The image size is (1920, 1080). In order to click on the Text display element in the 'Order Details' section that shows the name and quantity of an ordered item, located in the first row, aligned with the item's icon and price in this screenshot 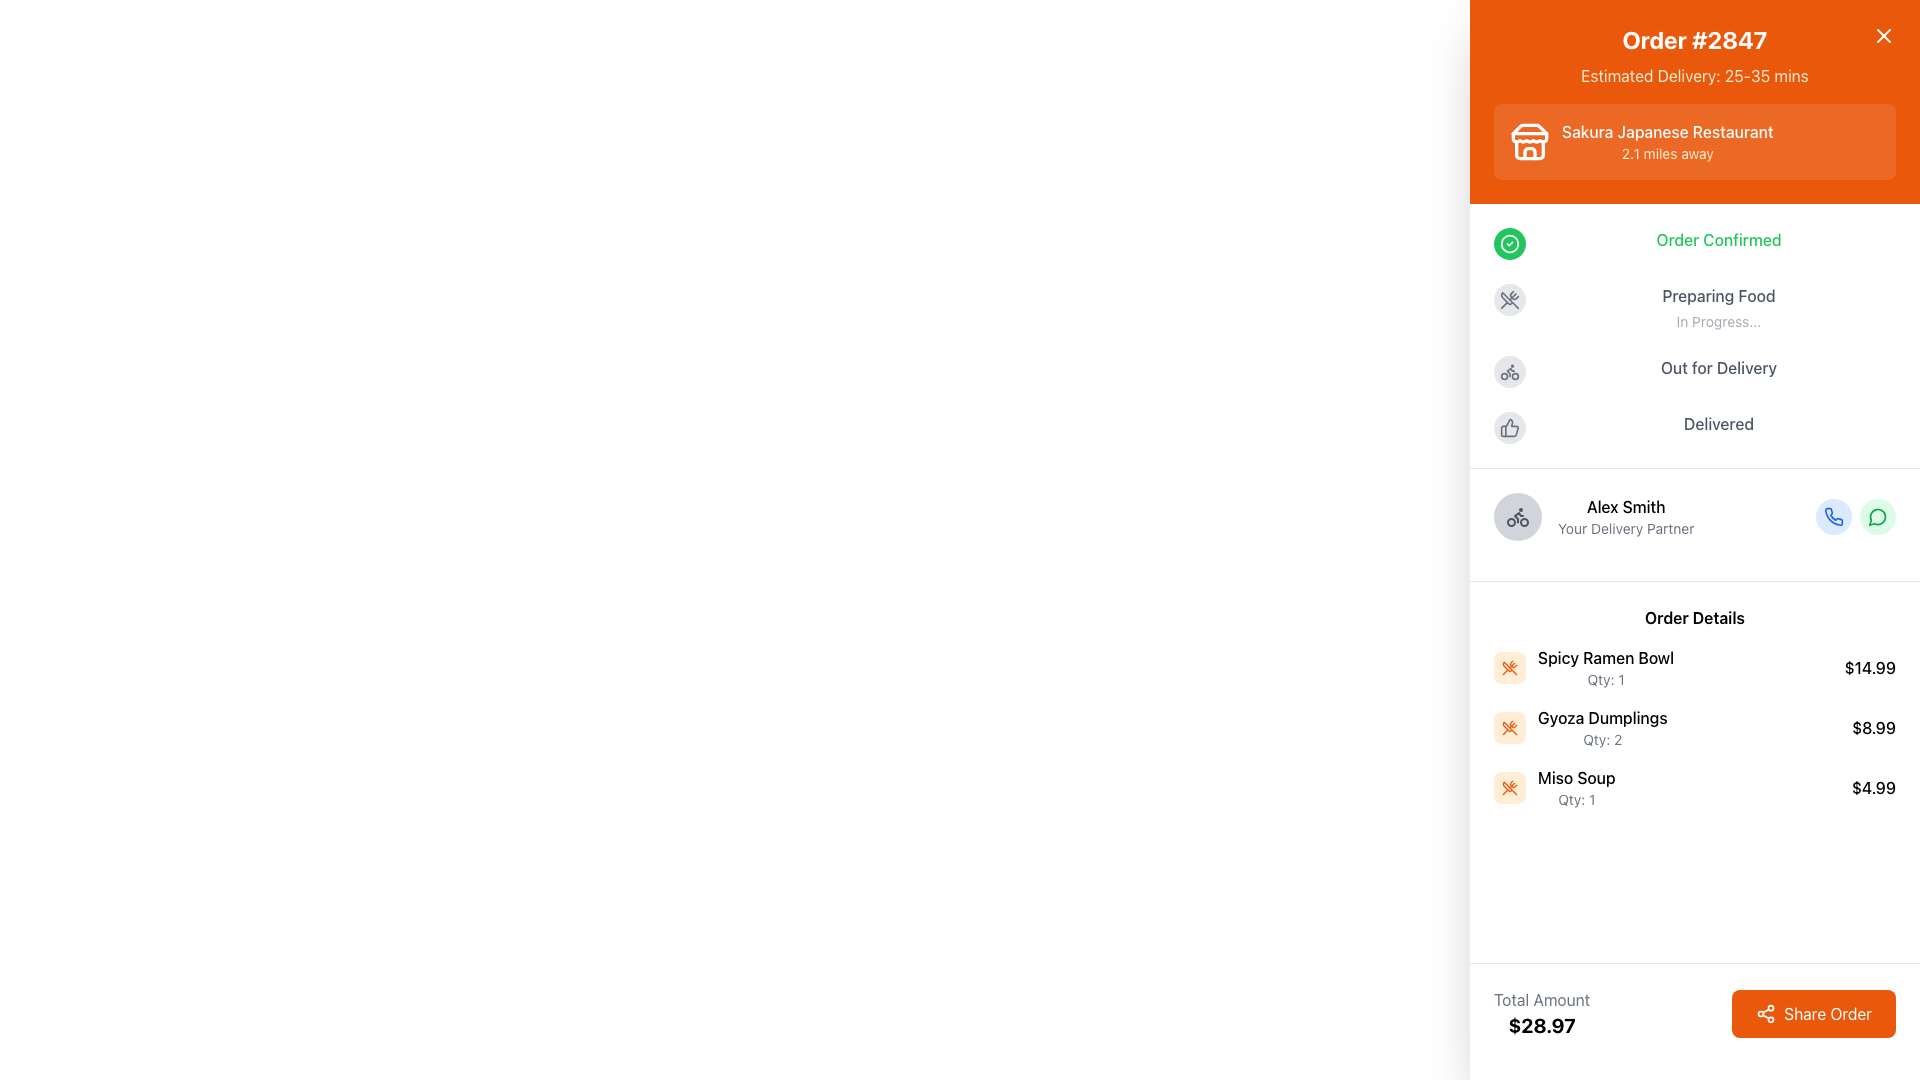, I will do `click(1606, 667)`.